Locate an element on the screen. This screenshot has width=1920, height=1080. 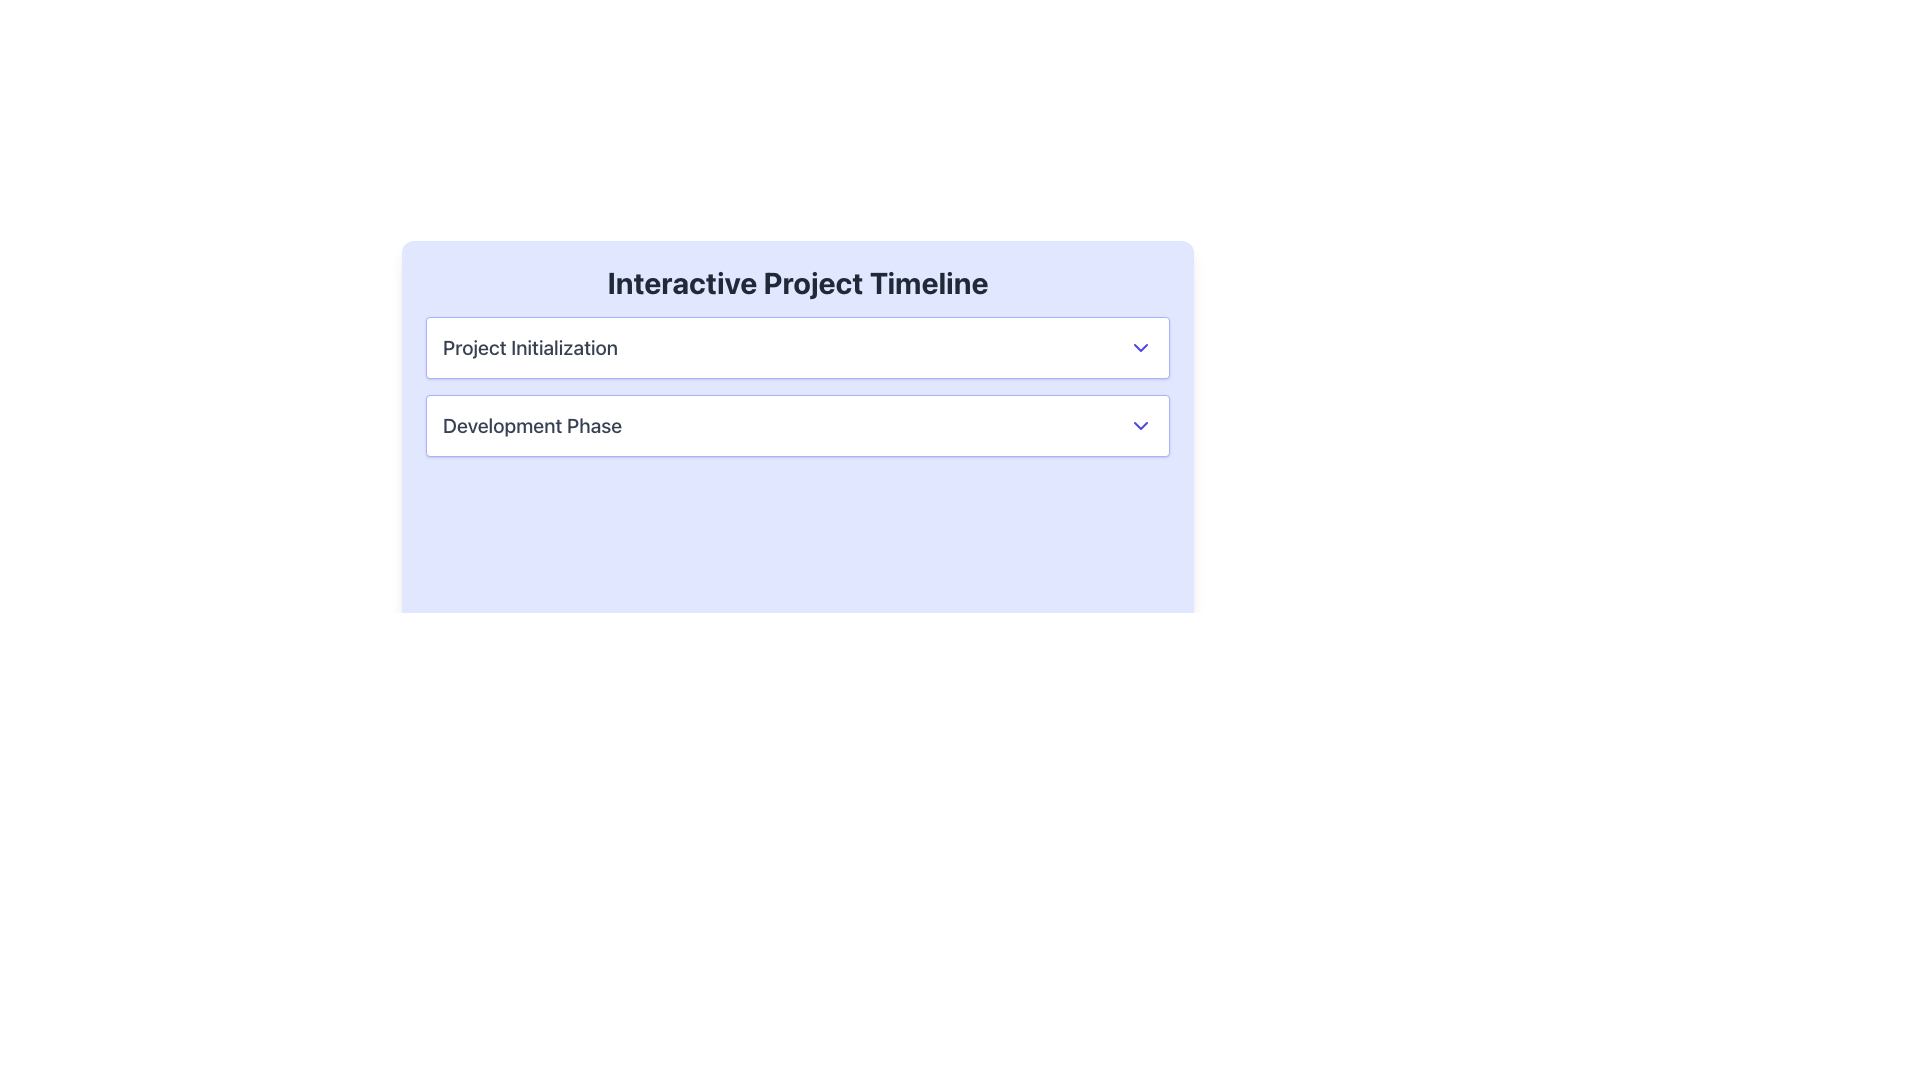
the downward-facing chevron icon in indigo hue located to the far right of the 'Development Phase' text is located at coordinates (1141, 424).